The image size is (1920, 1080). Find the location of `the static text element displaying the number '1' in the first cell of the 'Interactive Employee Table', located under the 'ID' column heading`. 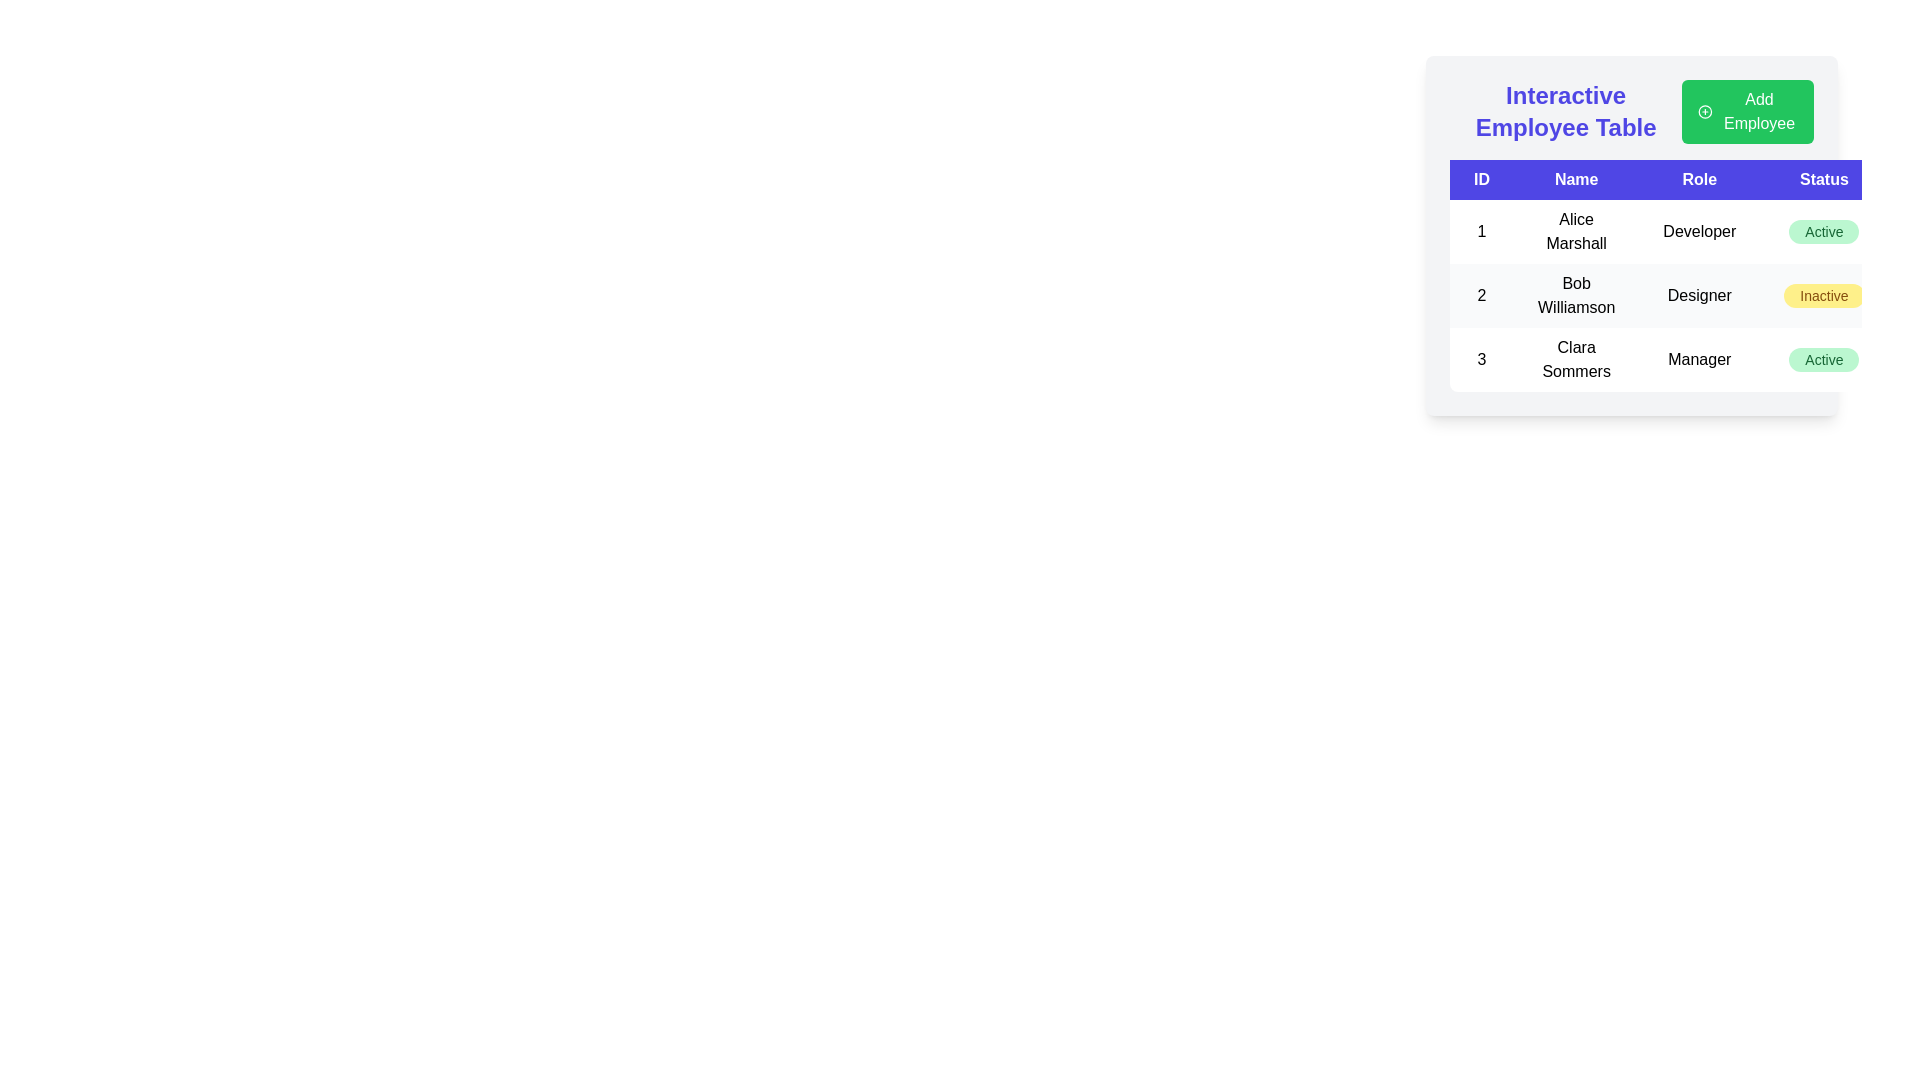

the static text element displaying the number '1' in the first cell of the 'Interactive Employee Table', located under the 'ID' column heading is located at coordinates (1482, 230).